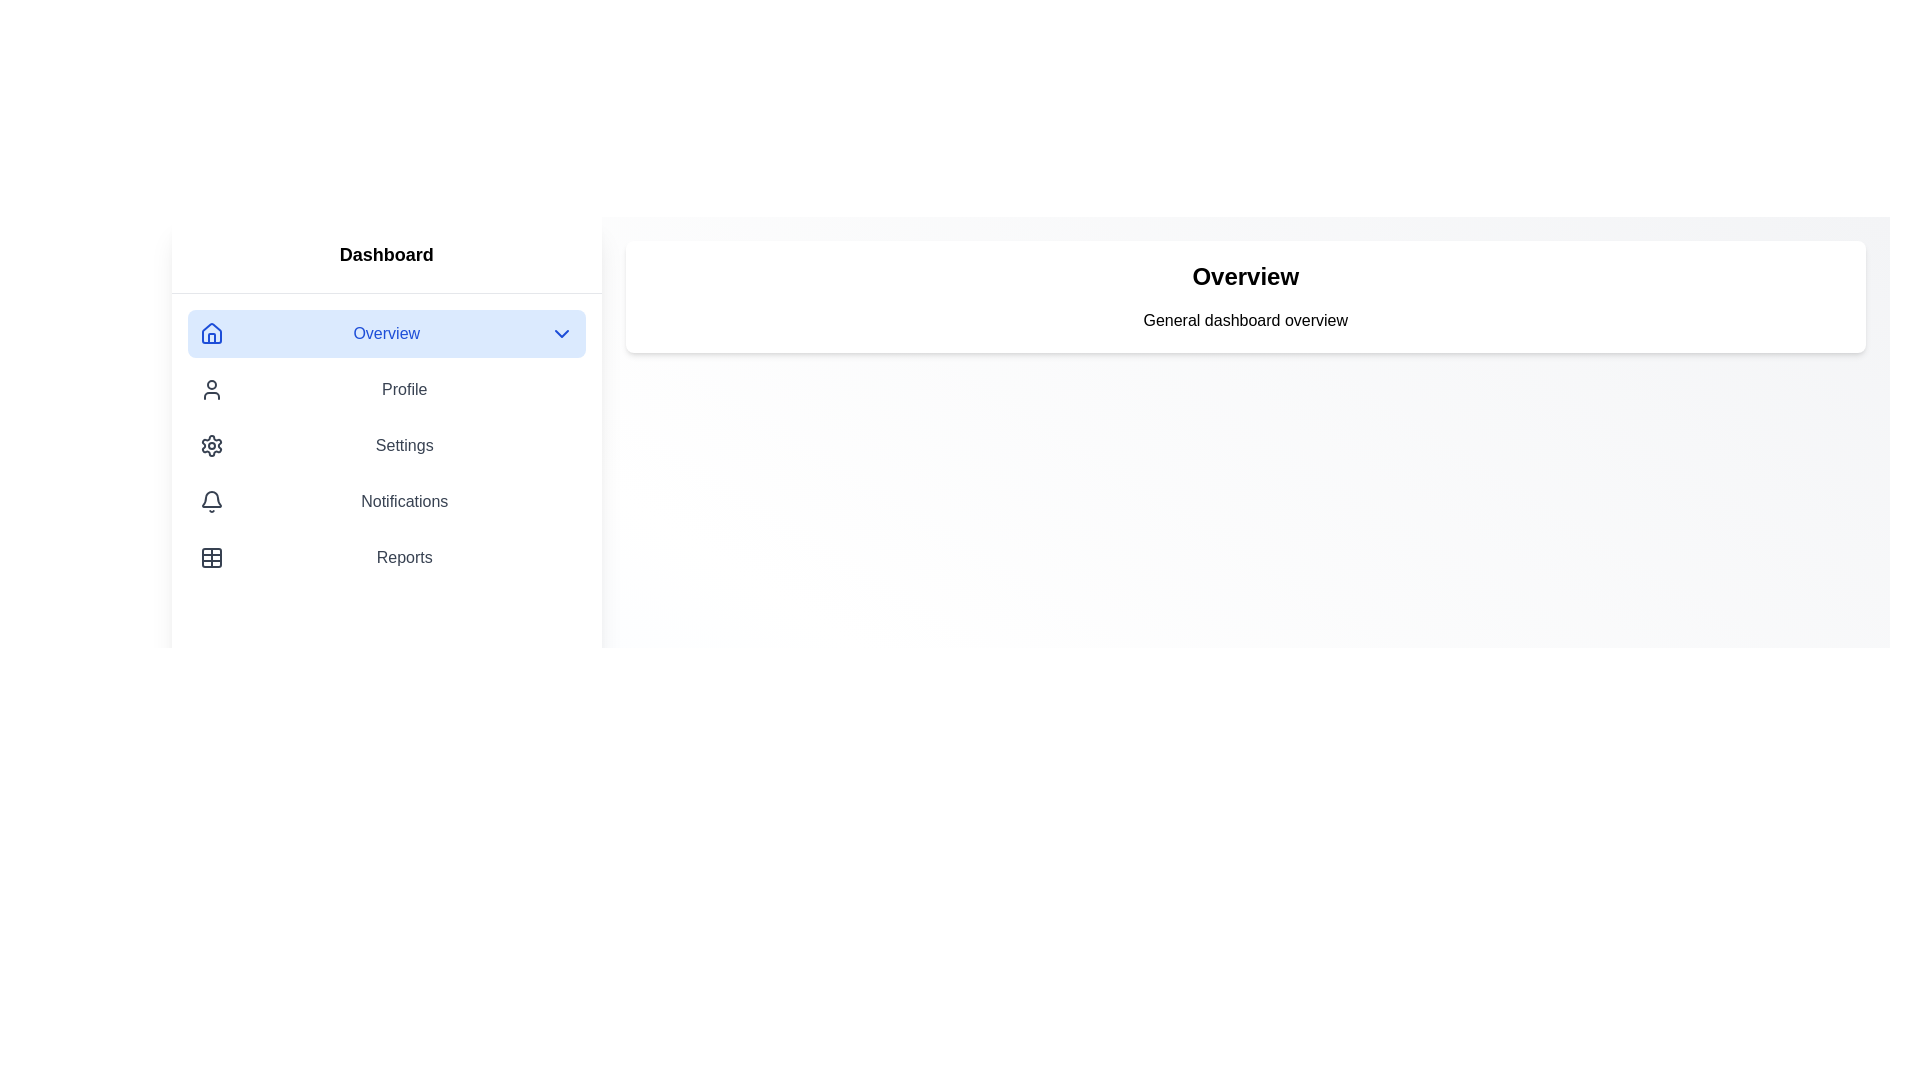 Image resolution: width=1920 pixels, height=1080 pixels. I want to click on the menu item Settings in the sidebar to navigate to its respective content, so click(386, 445).